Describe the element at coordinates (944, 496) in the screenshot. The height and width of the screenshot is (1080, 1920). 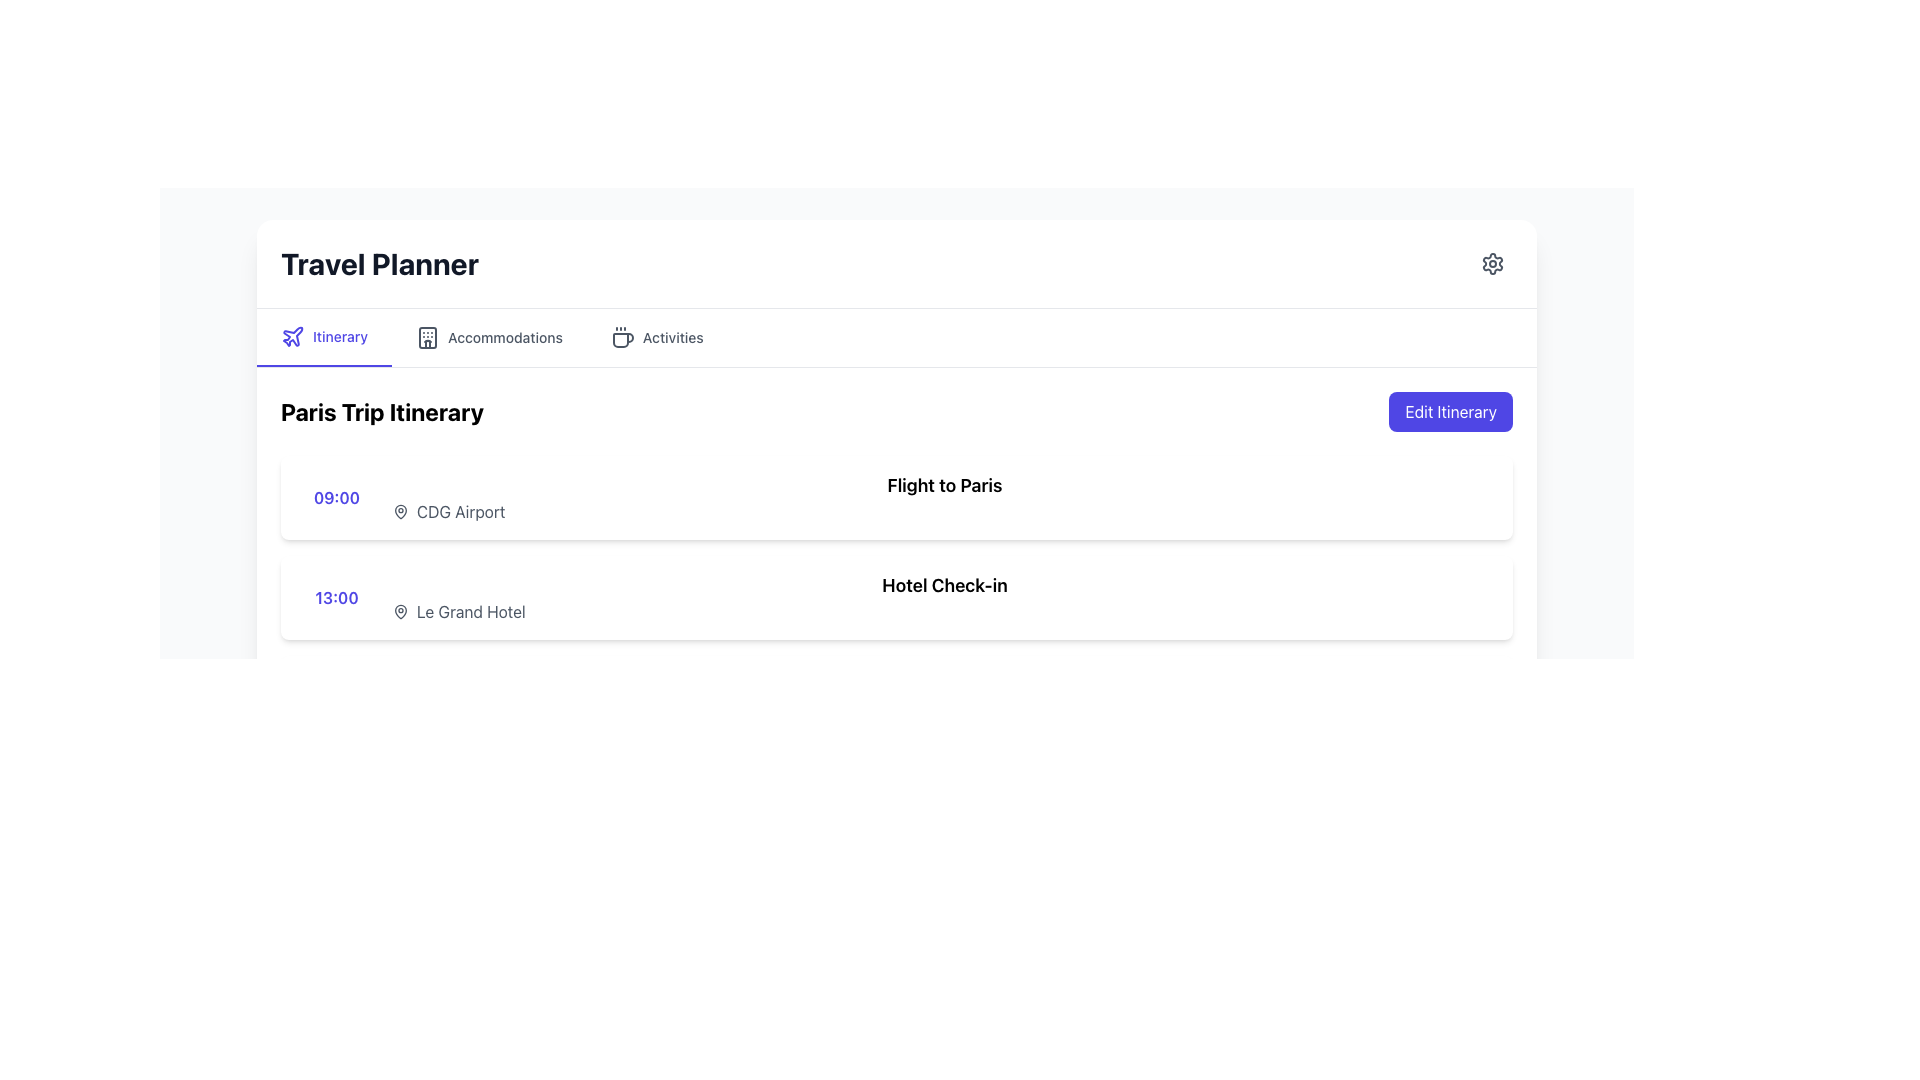
I see `the text label and icon associated with the scheduled flight to Paris (CDG Airport) located under 'Paris Trip Itinerary' and above 'Hotel Check-in'` at that location.